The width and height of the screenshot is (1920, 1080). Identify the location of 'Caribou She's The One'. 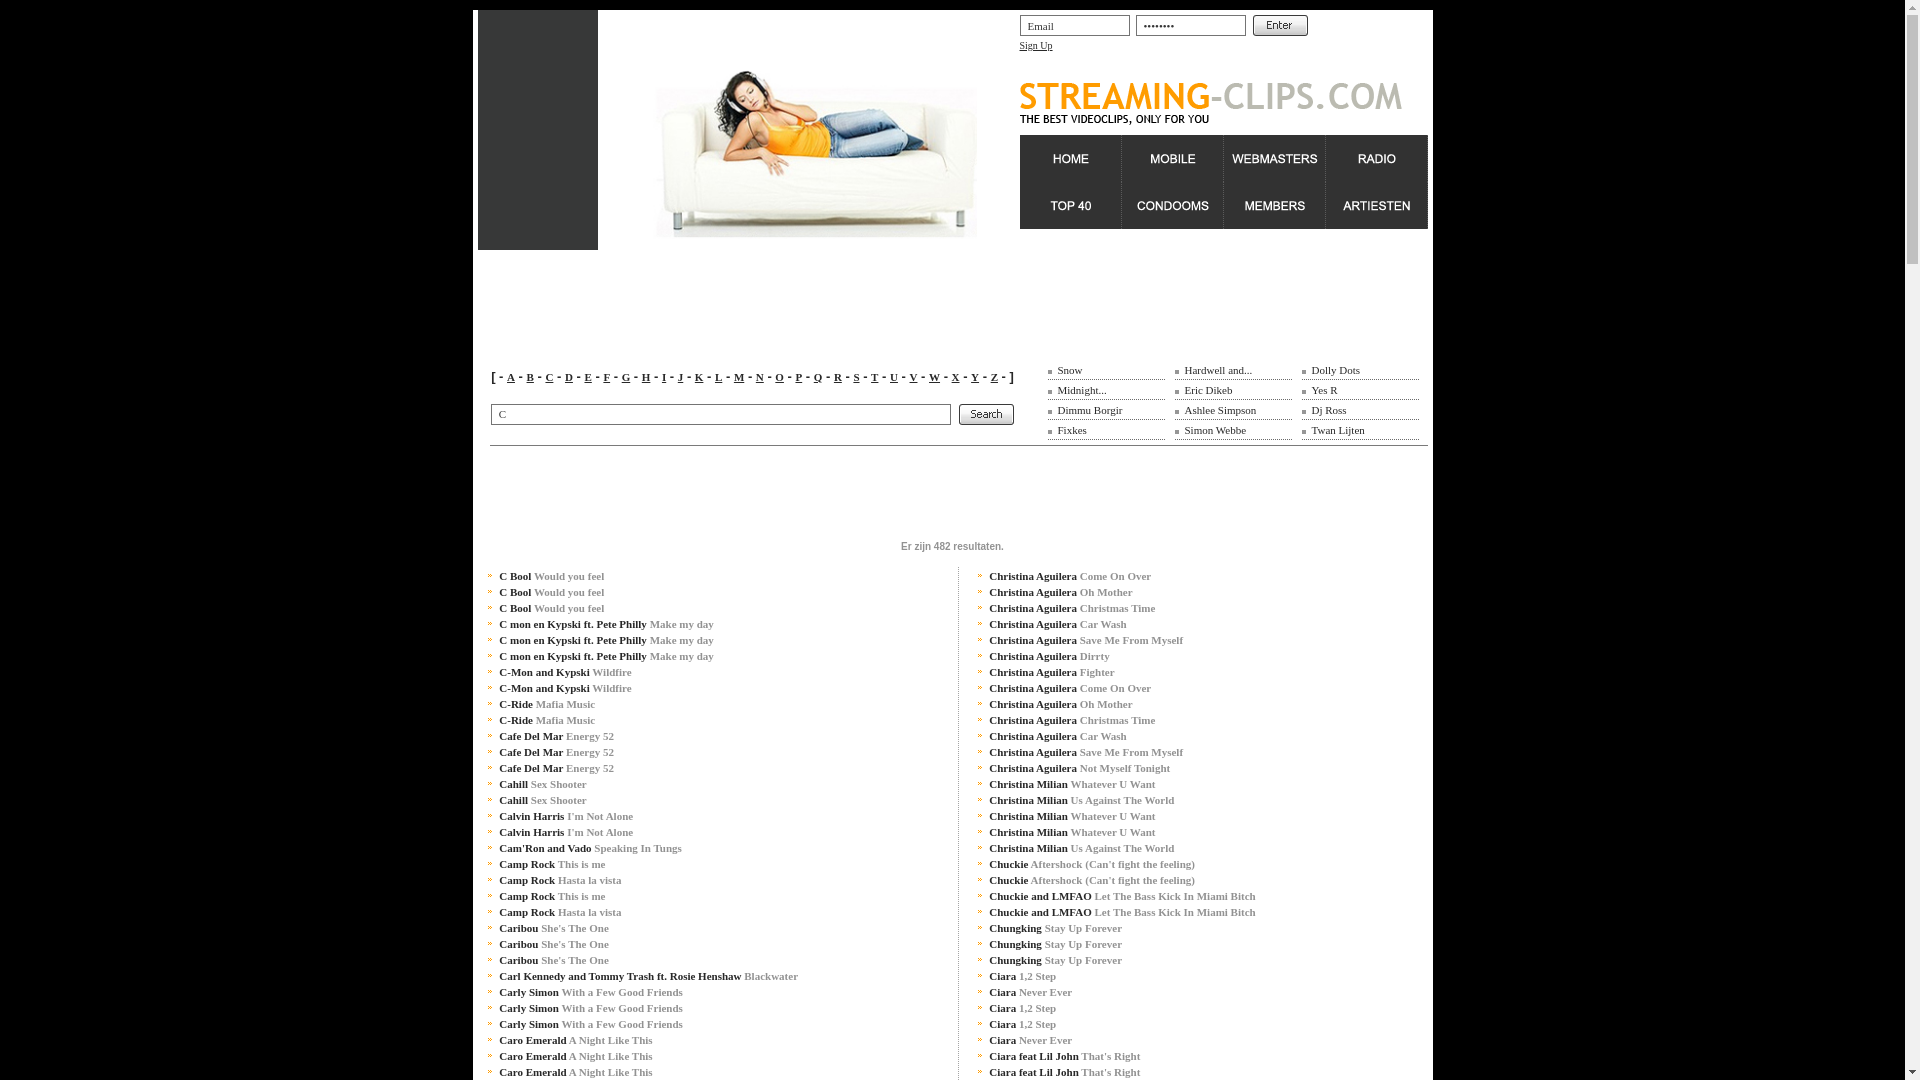
(553, 944).